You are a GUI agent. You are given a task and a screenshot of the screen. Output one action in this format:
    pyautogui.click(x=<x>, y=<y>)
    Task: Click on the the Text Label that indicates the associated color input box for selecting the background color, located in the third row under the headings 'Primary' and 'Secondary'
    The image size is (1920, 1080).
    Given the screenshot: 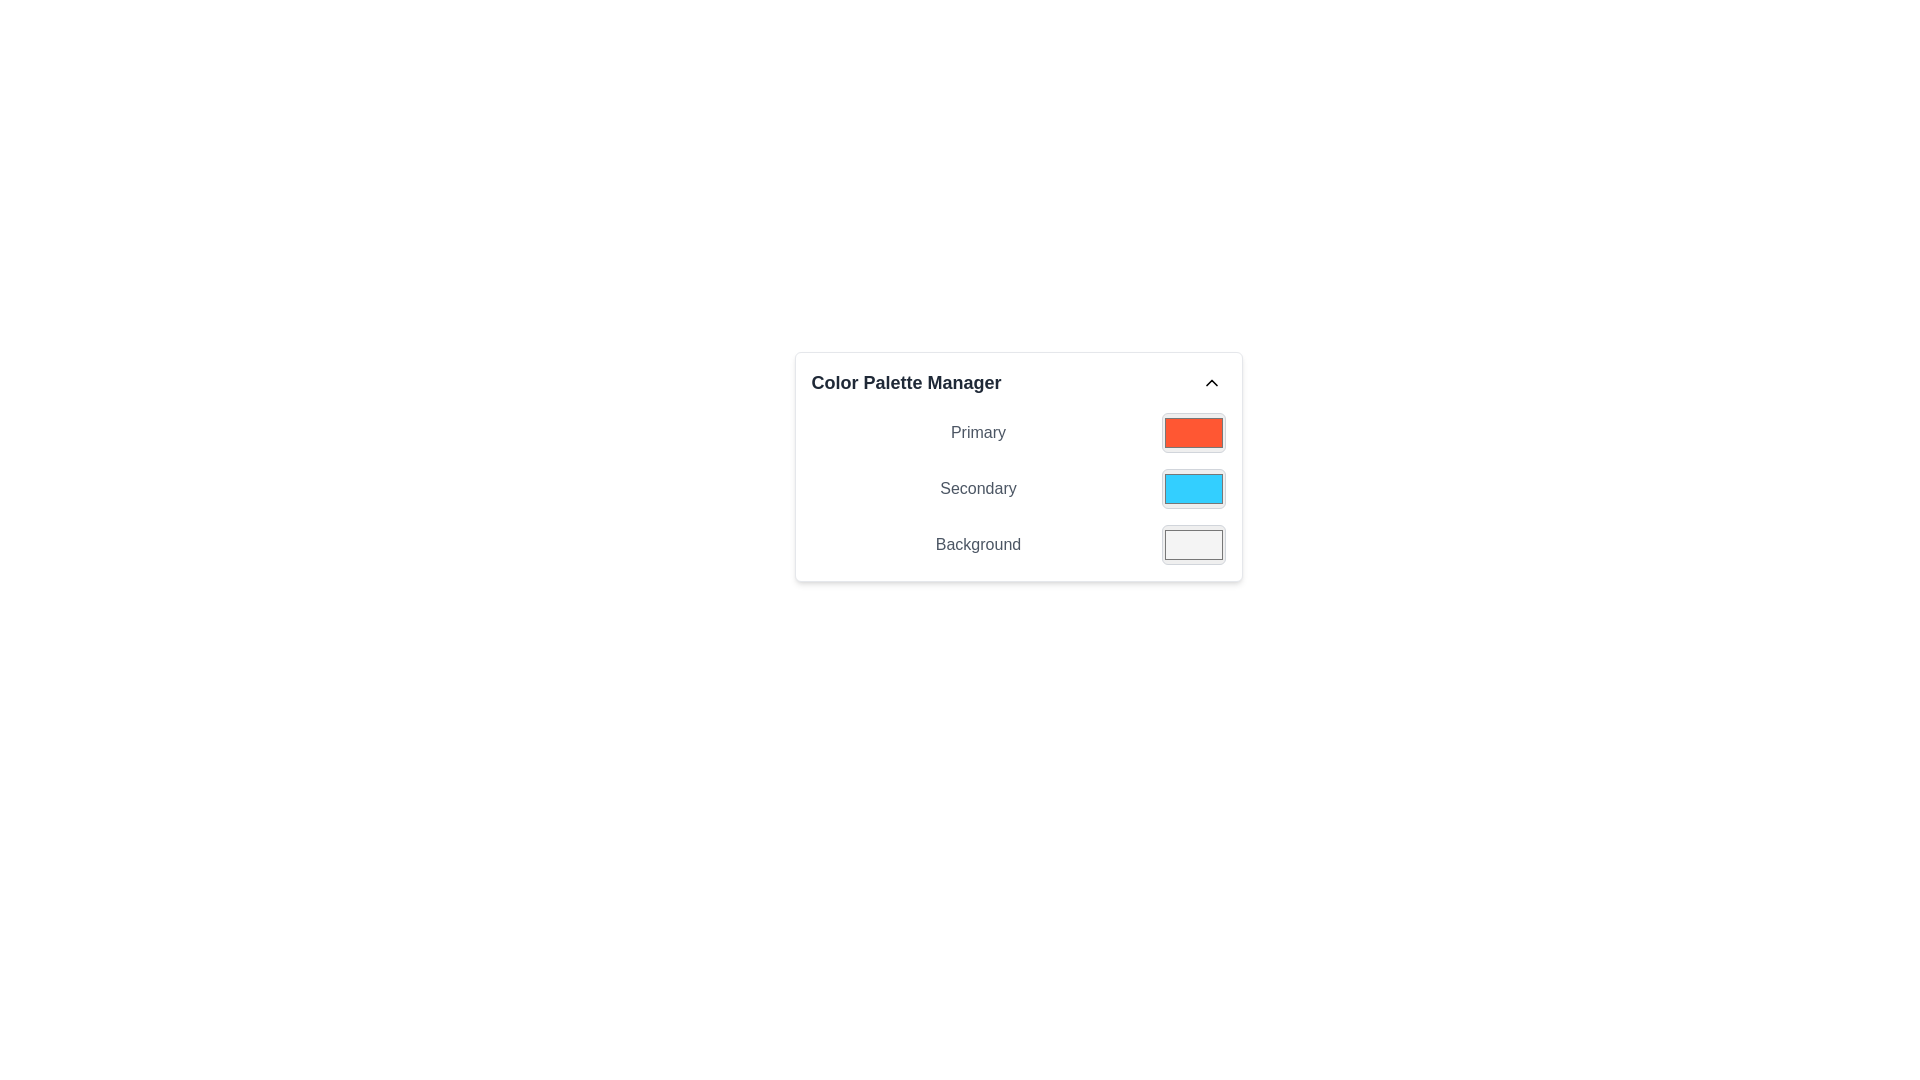 What is the action you would take?
    pyautogui.click(x=978, y=544)
    